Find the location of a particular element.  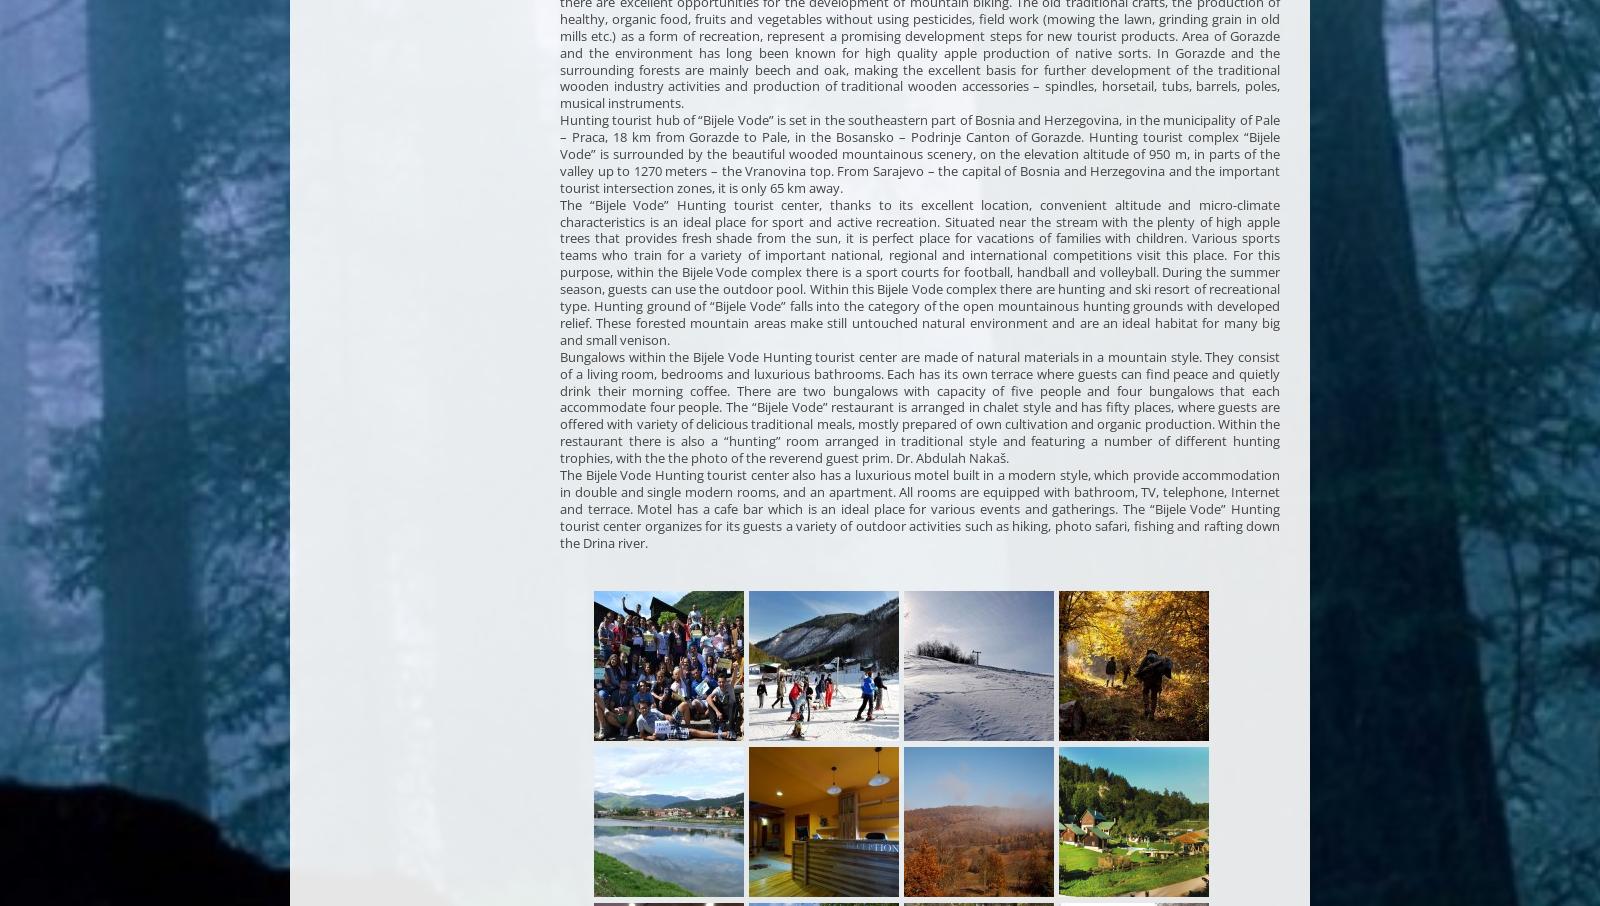

'grain in' is located at coordinates (1232, 17).